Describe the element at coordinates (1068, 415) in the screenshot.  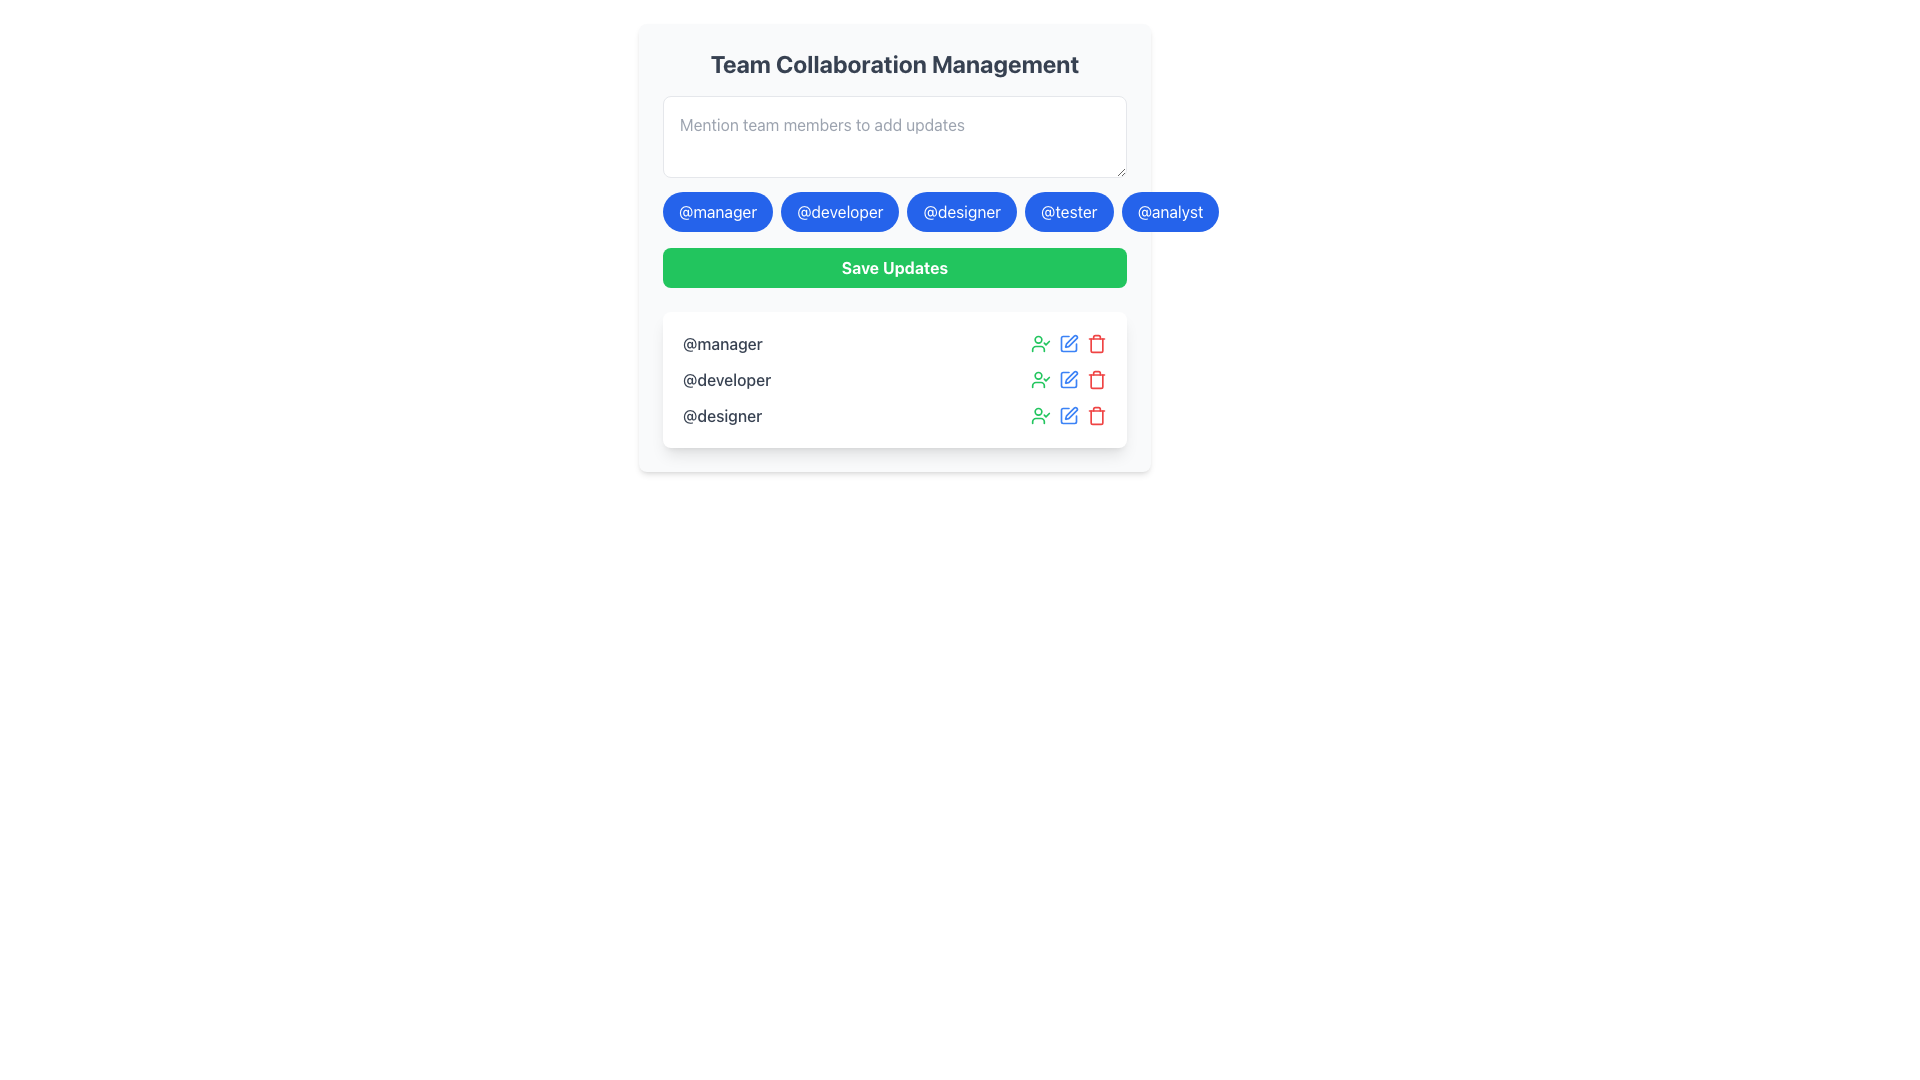
I see `the second icon from the left in a group of three action icons to the right of the '@designer' label for additional details or a tooltip` at that location.